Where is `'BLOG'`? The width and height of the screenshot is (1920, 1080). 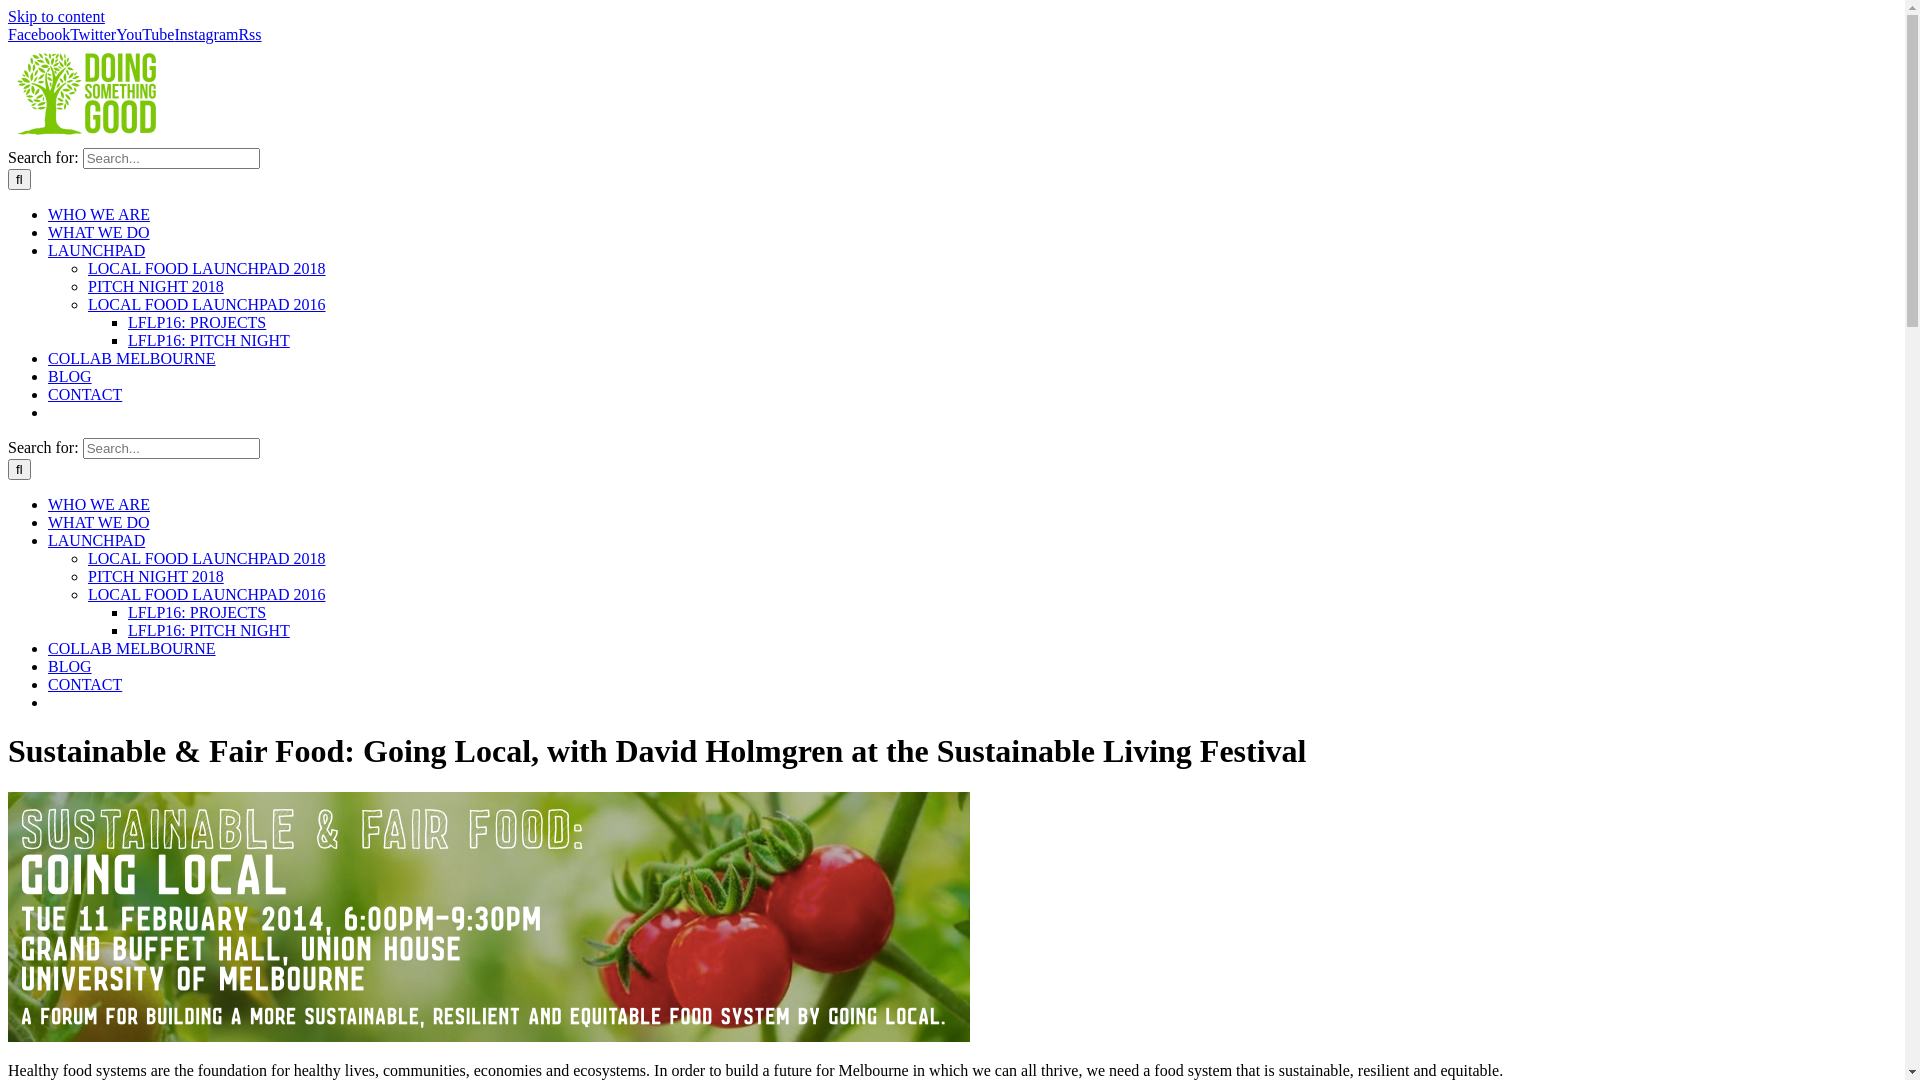
'BLOG' is located at coordinates (70, 376).